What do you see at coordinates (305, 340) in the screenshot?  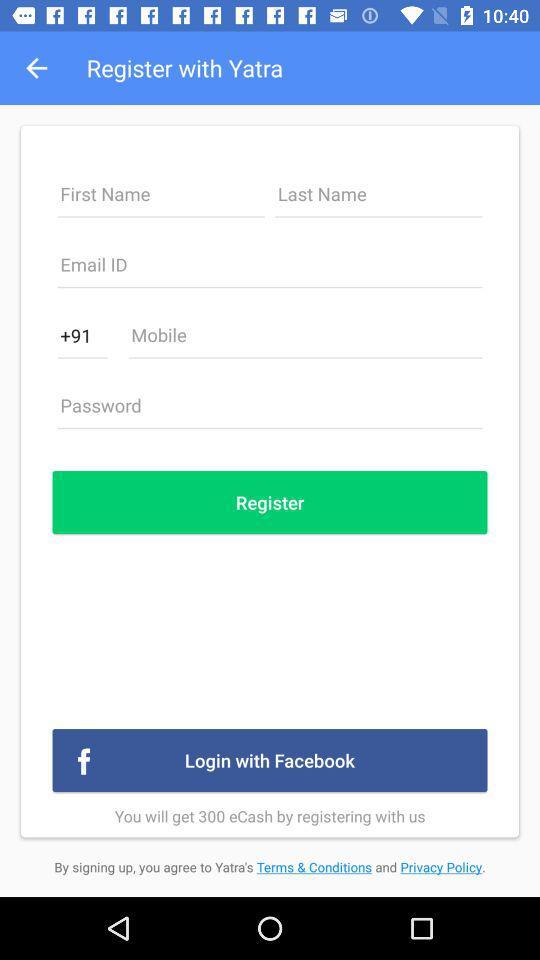 I see `type phone number` at bounding box center [305, 340].